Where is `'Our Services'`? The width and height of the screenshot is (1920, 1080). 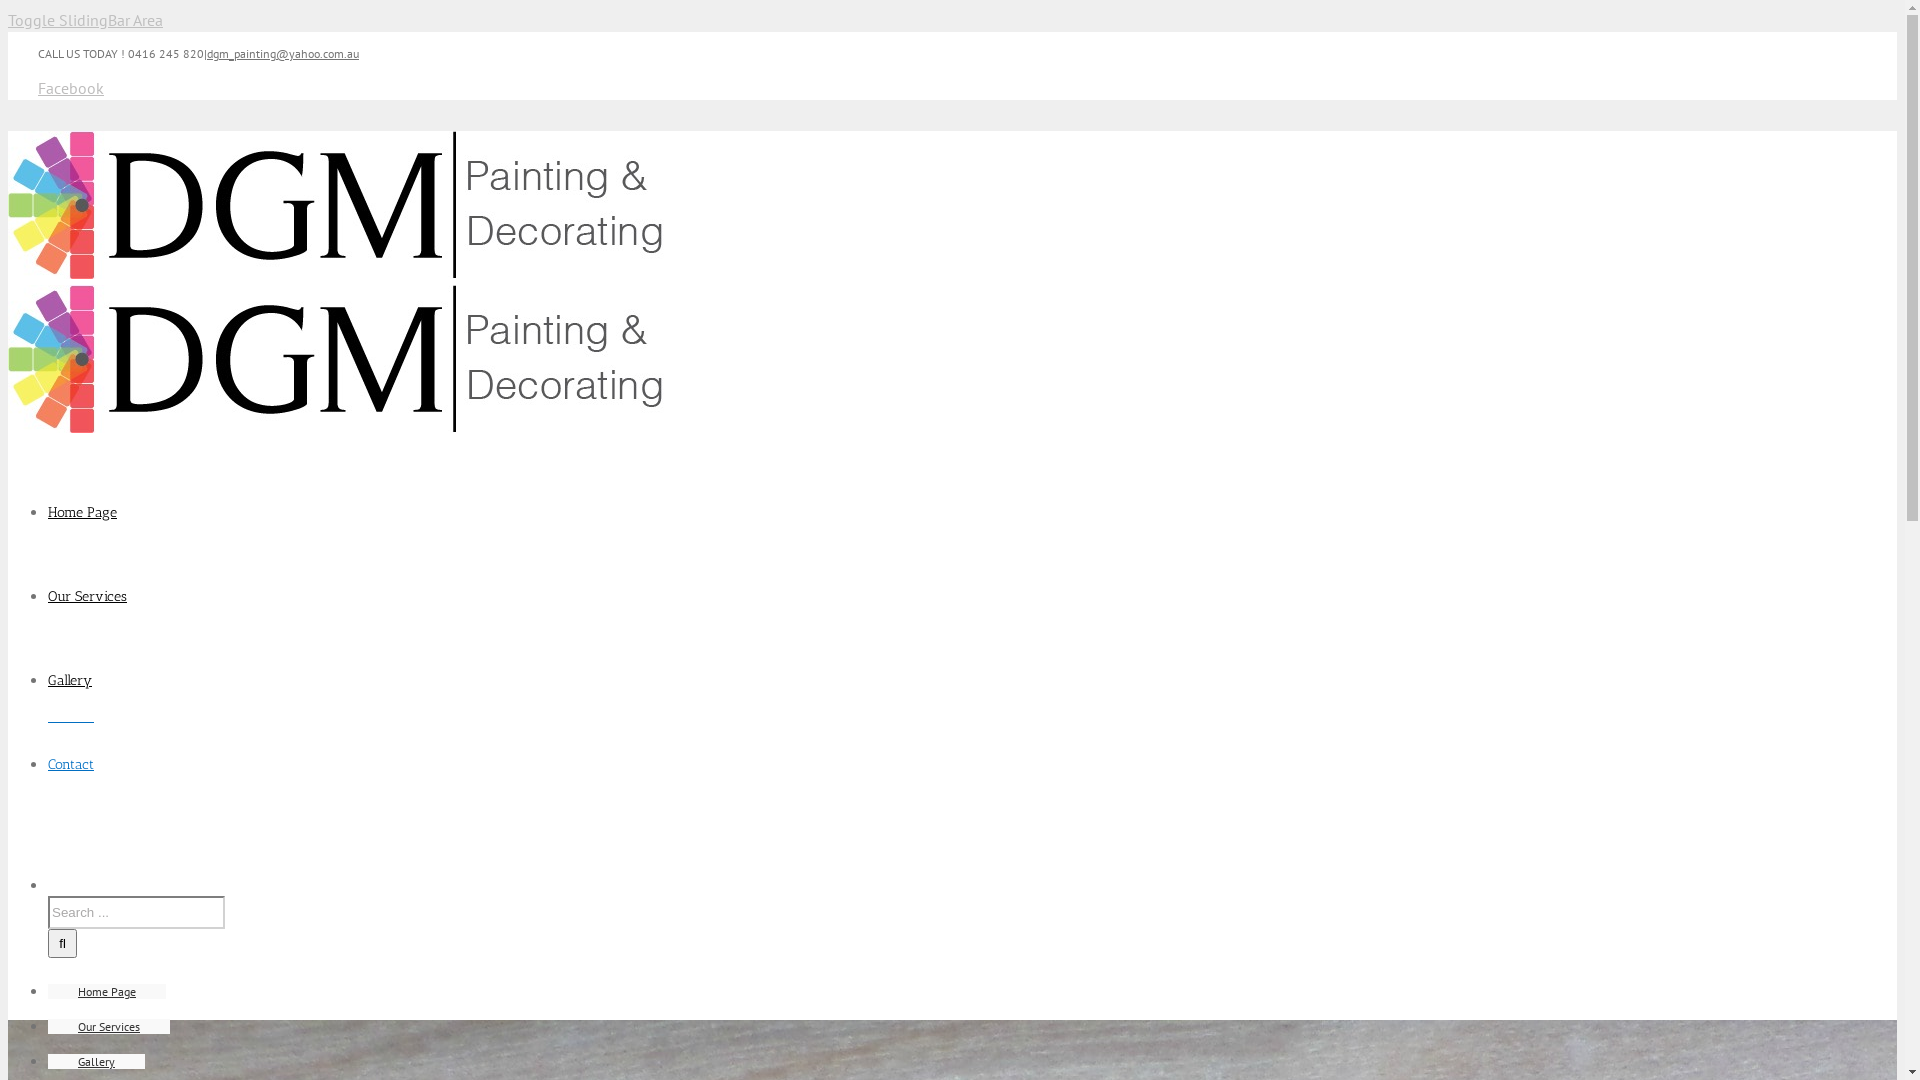
'Our Services' is located at coordinates (108, 1026).